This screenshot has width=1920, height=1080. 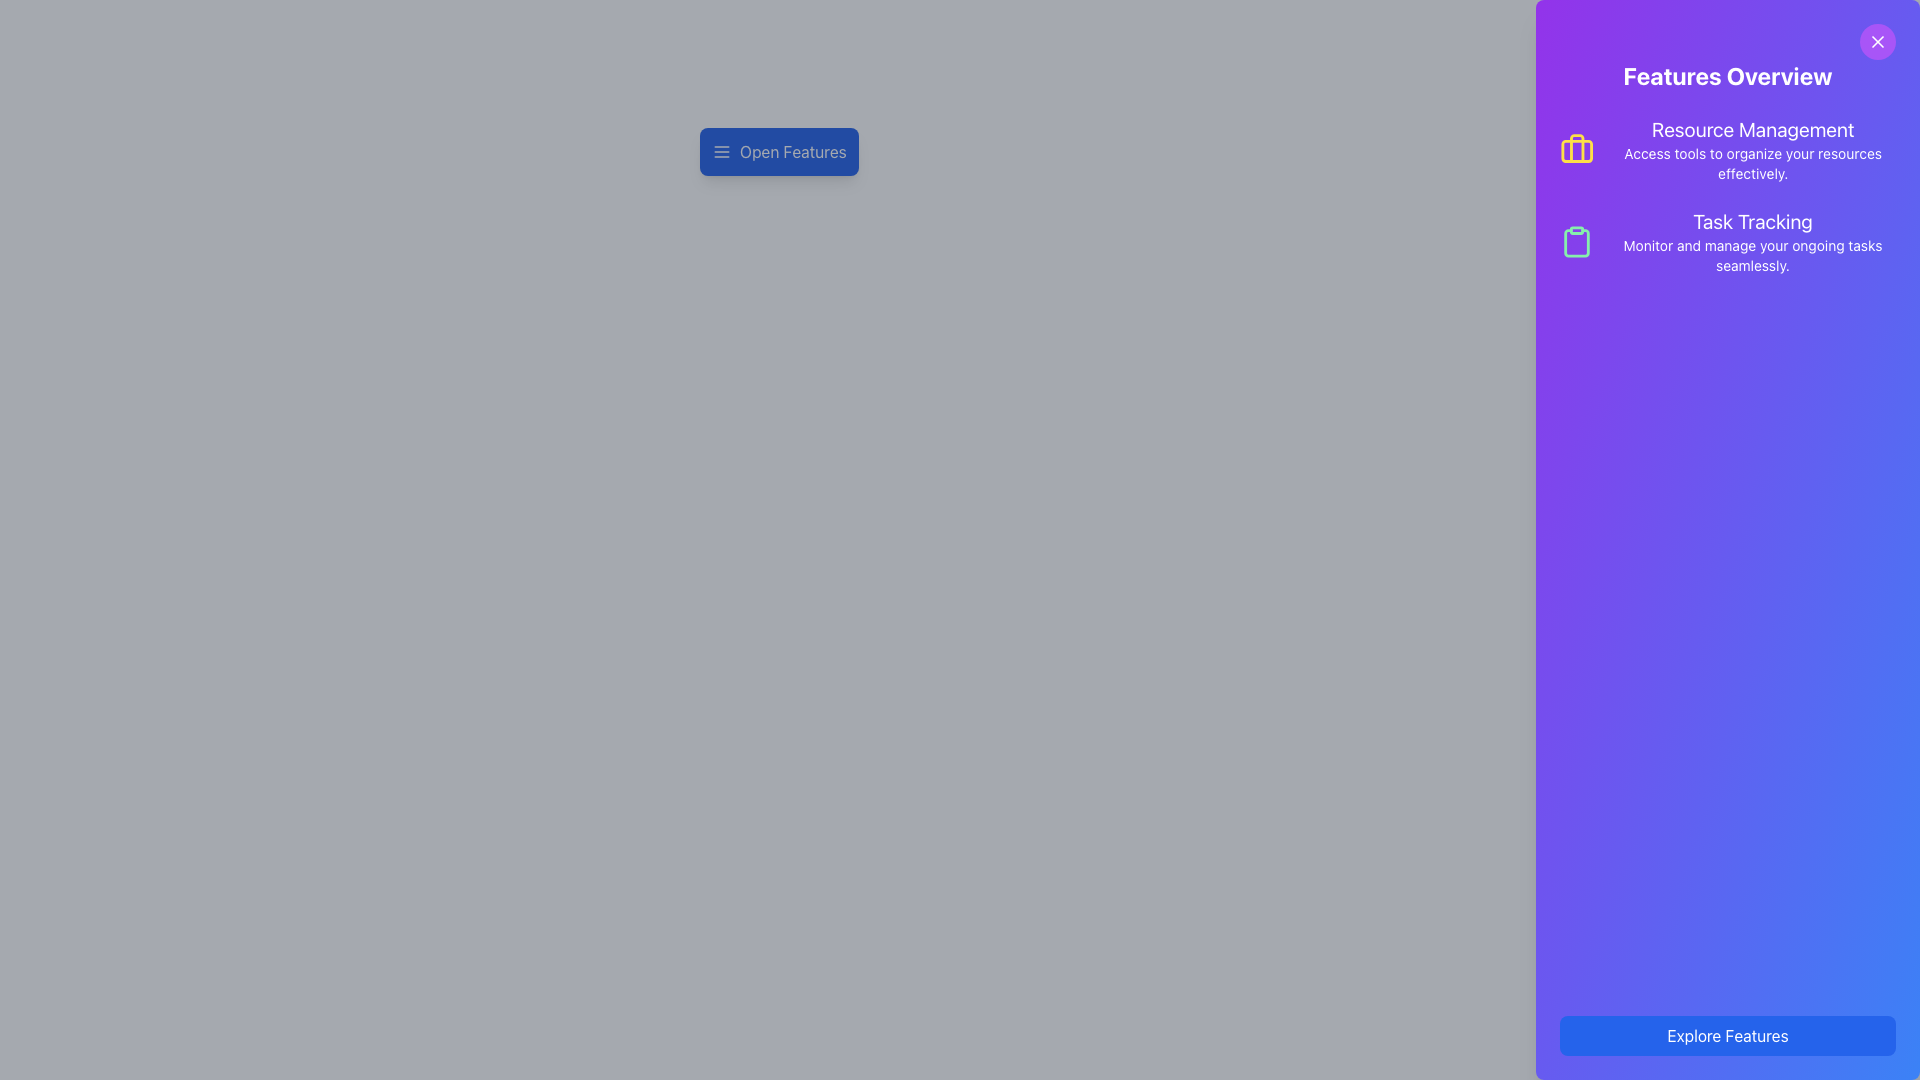 I want to click on the handle component of the suitcase icon, which visually represents 'Resource Management', located near the top of the purple panel on the right side of the interface, so click(x=1576, y=147).